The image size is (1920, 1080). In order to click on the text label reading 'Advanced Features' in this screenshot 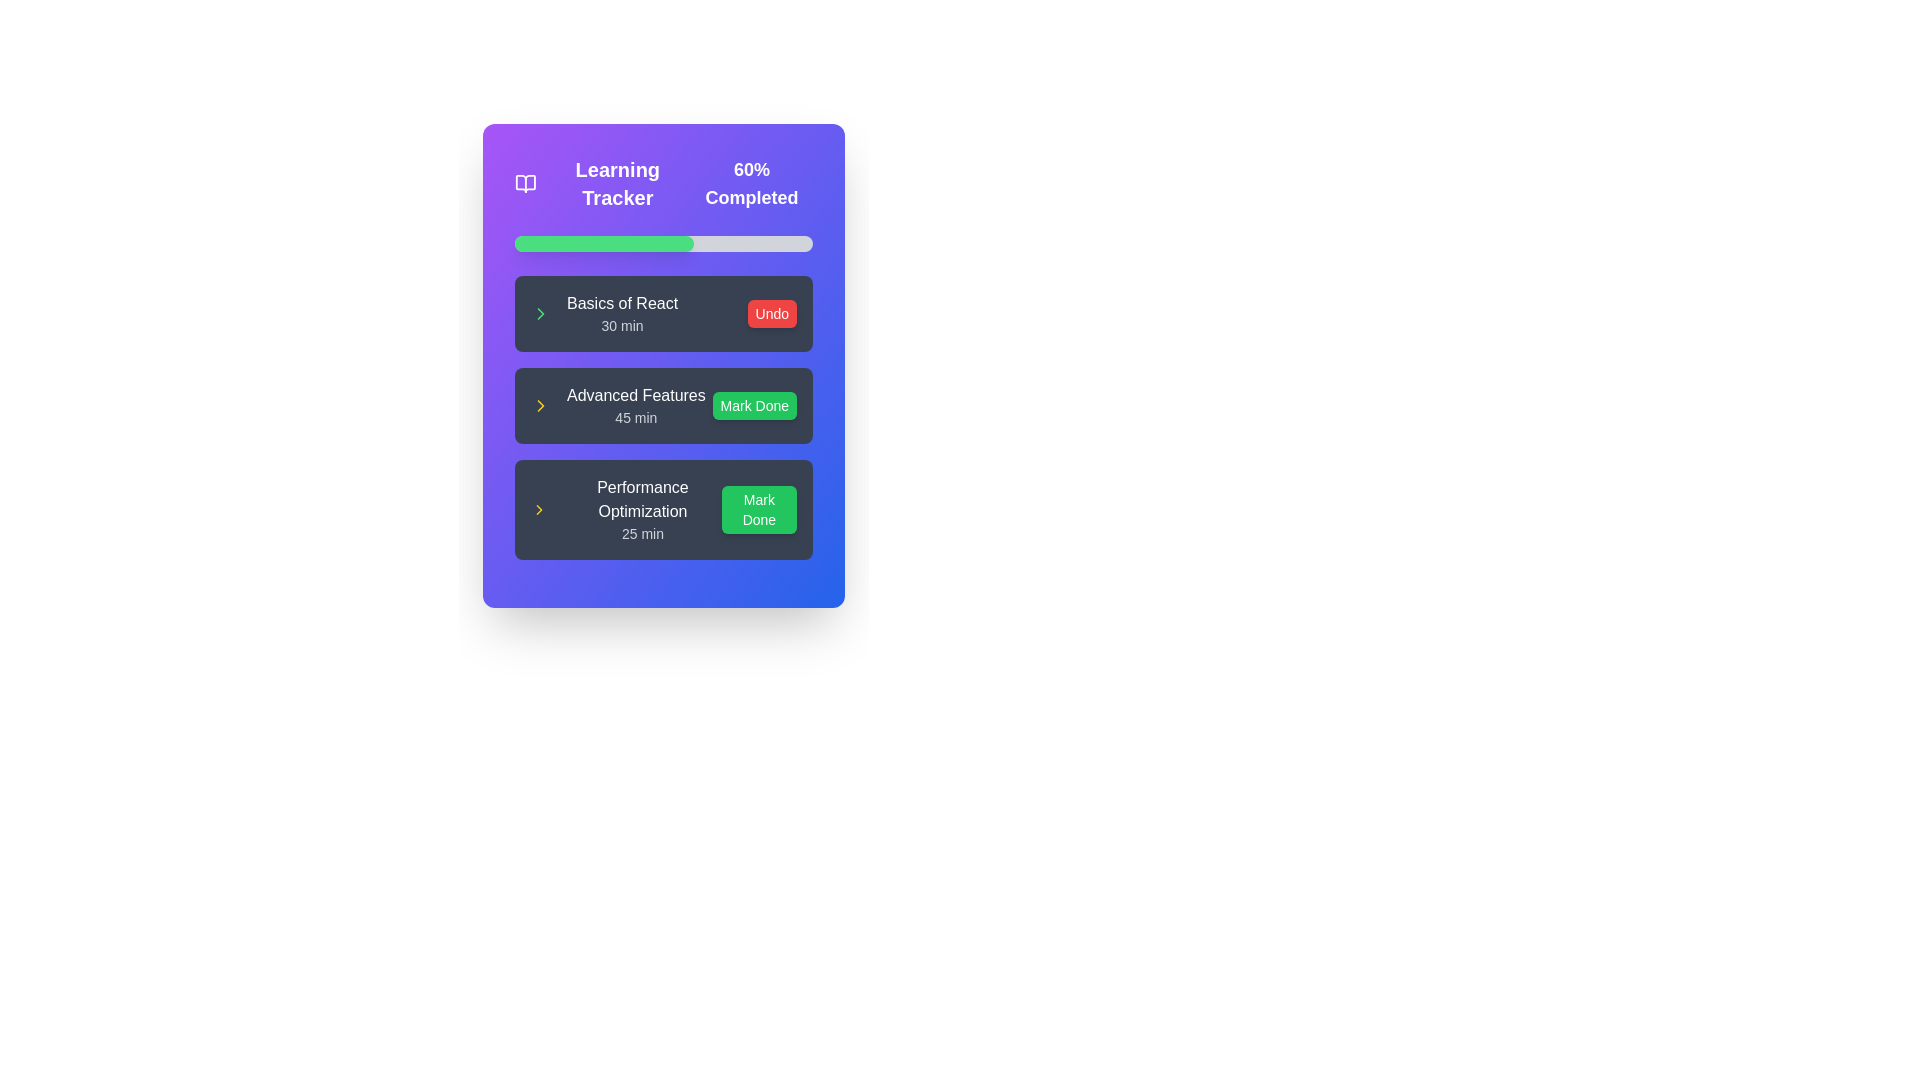, I will do `click(635, 396)`.